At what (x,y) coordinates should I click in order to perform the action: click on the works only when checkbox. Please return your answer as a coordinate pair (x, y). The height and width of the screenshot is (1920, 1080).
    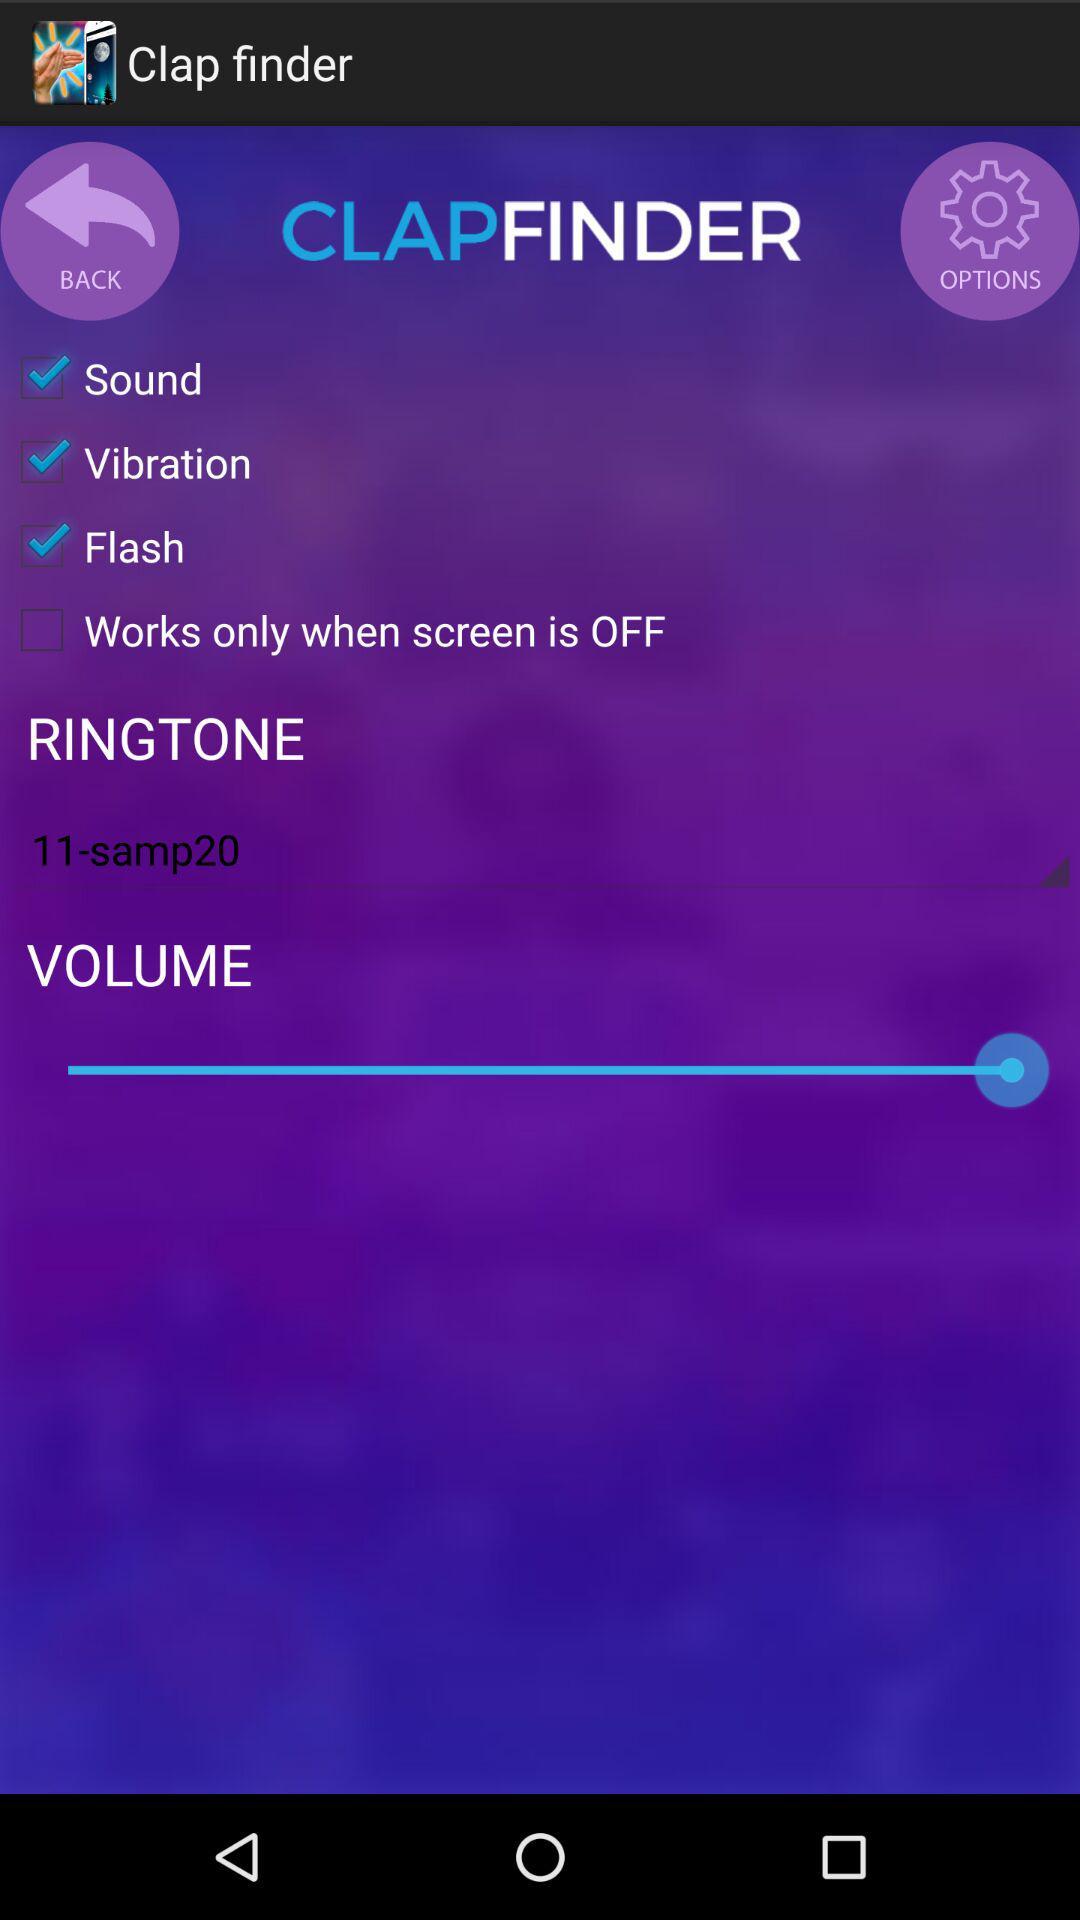
    Looking at the image, I should click on (331, 628).